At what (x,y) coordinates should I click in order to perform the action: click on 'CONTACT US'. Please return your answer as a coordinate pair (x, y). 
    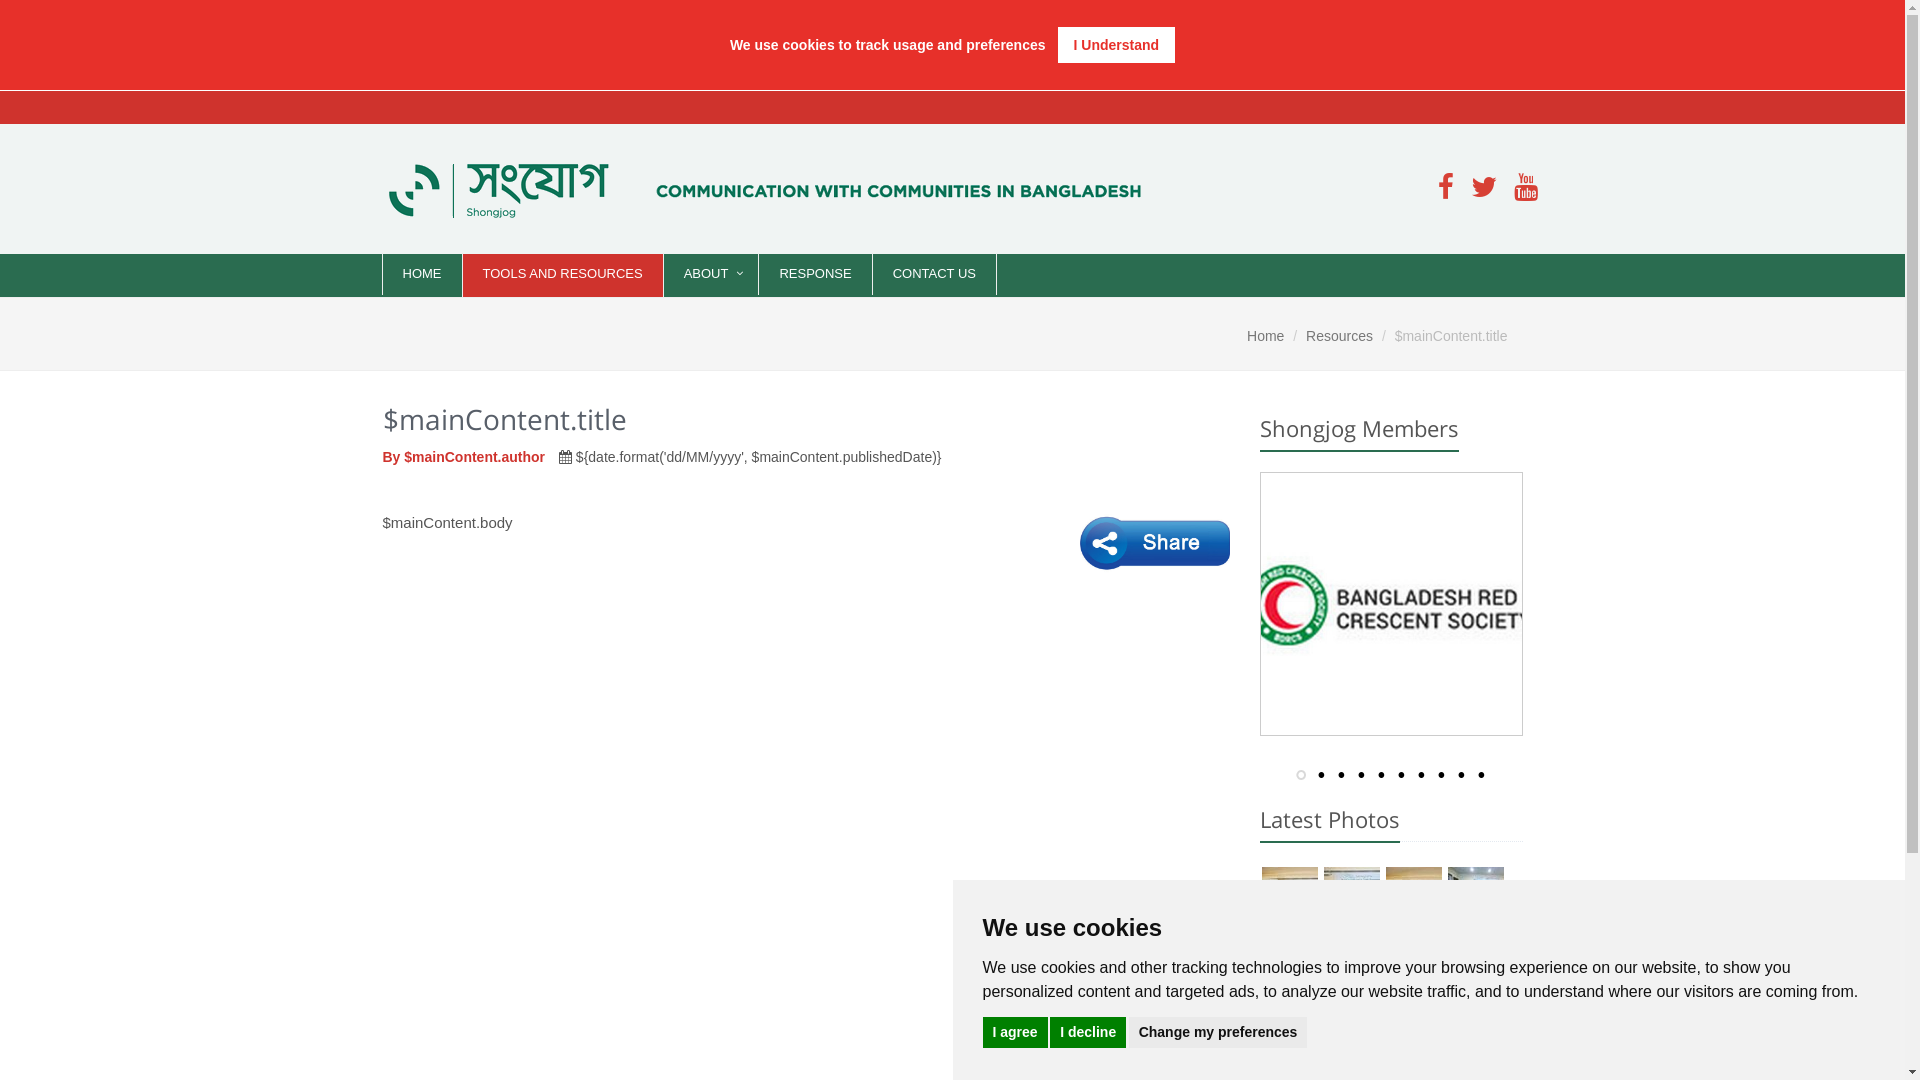
    Looking at the image, I should click on (933, 273).